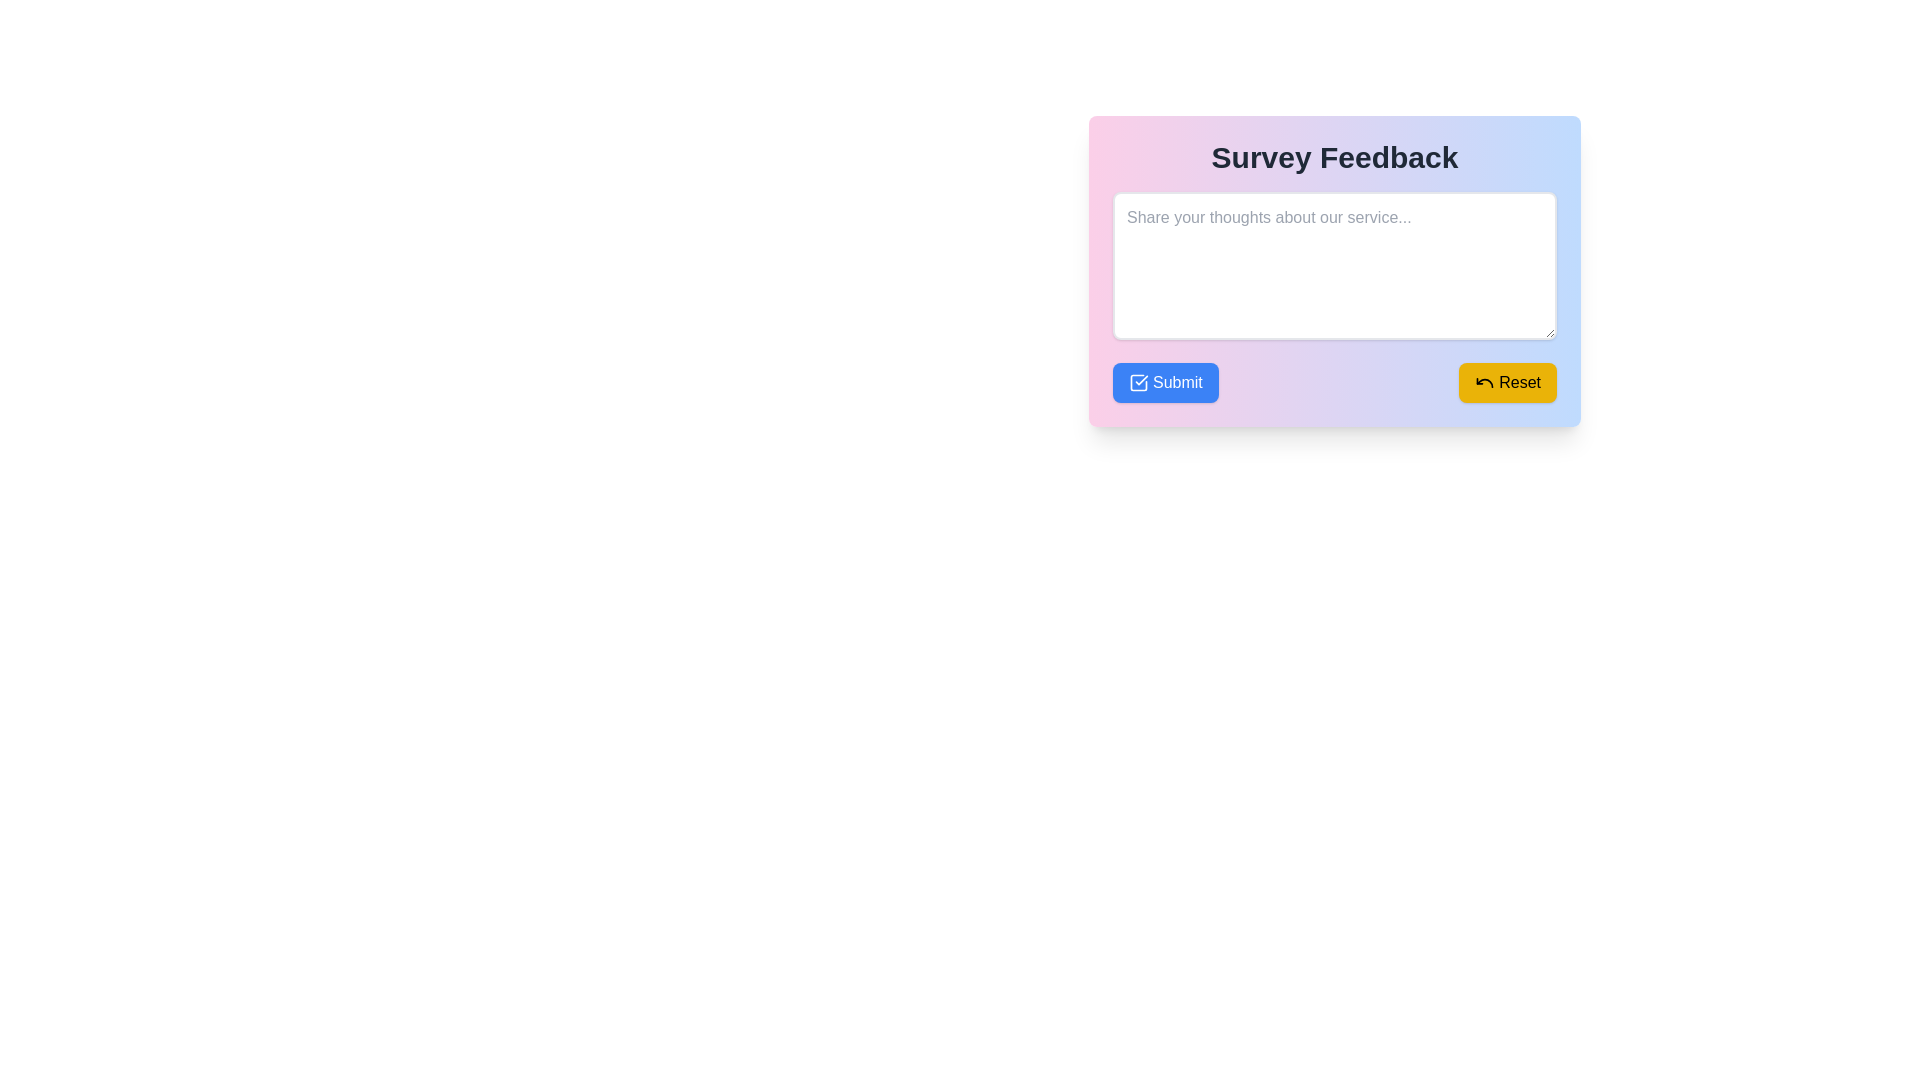 This screenshot has width=1920, height=1080. I want to click on the leftmost submission button in the button group located near the bottom-left corner of the 'Survey Feedback' panel, so click(1165, 382).